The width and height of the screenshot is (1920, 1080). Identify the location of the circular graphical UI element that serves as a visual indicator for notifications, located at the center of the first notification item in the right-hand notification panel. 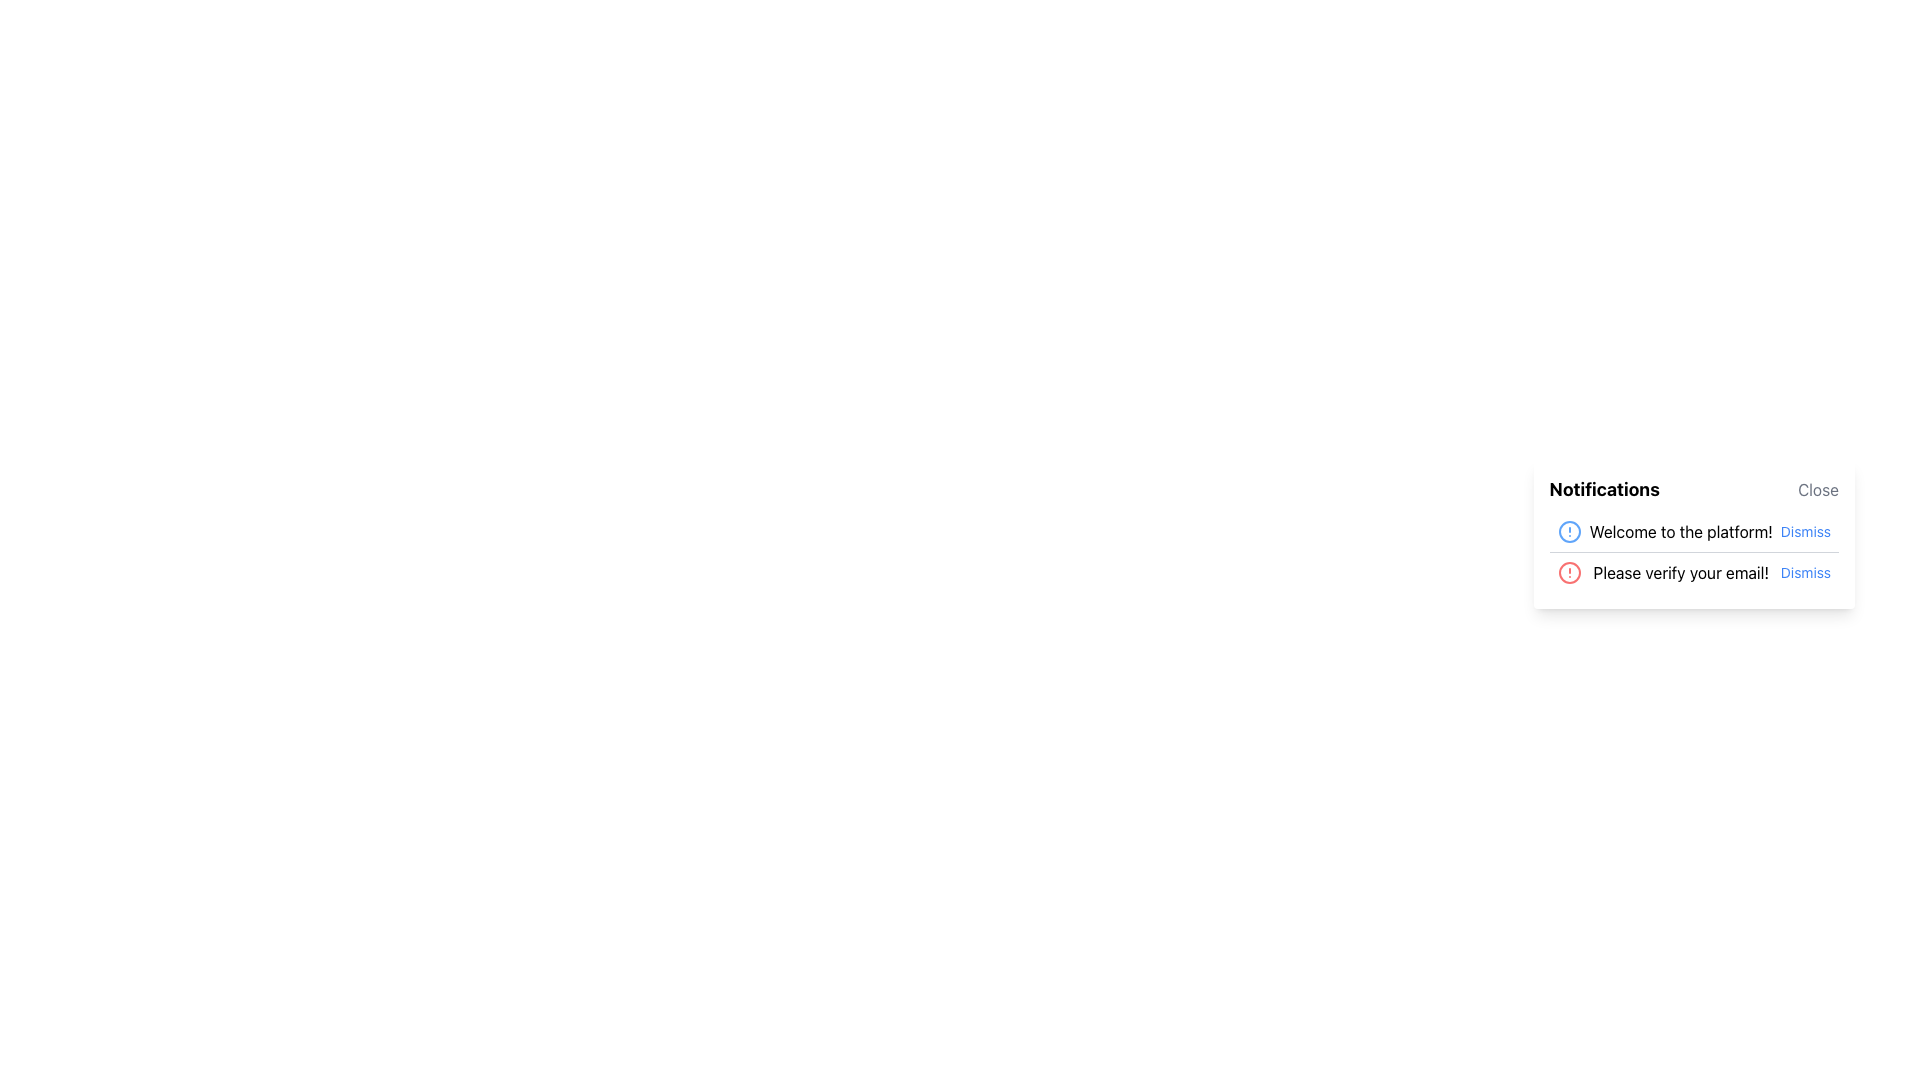
(1568, 531).